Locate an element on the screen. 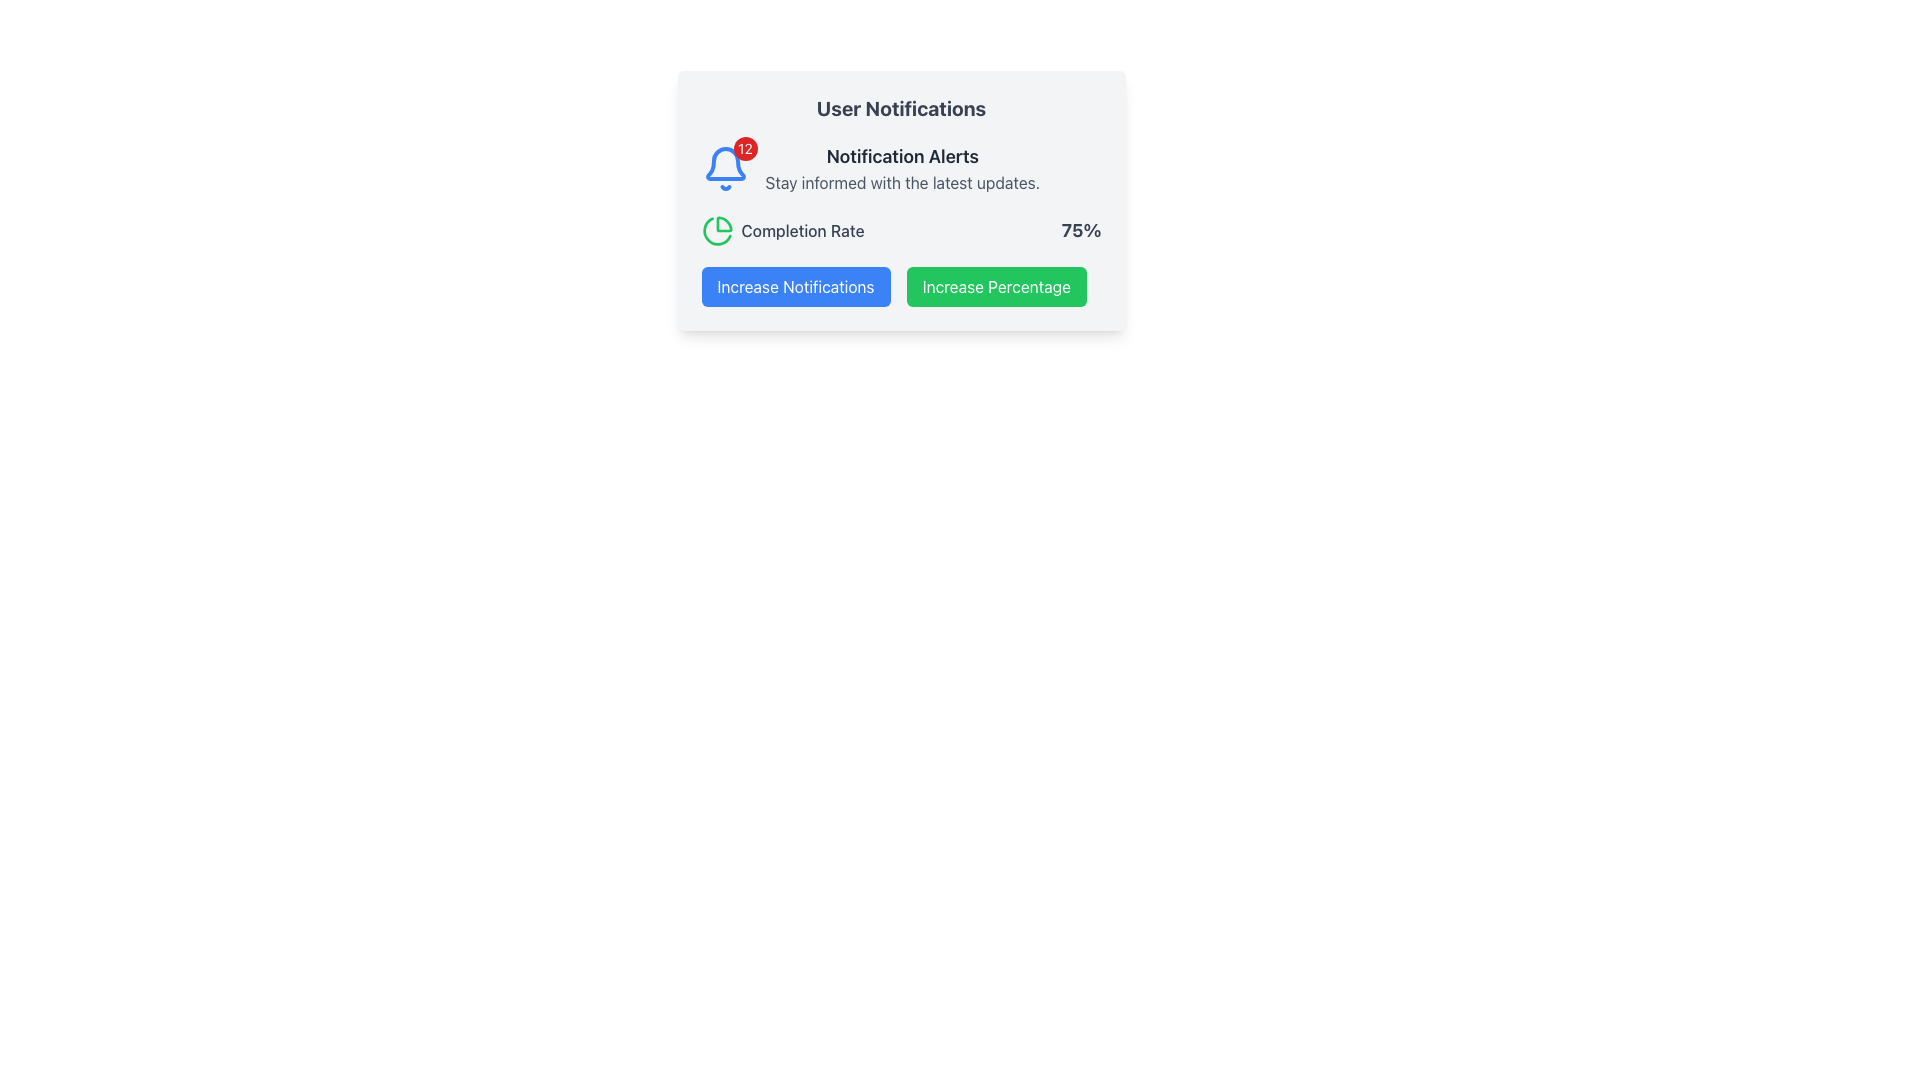 The height and width of the screenshot is (1080, 1920). the red circular Notification Badge displaying the number '12' is located at coordinates (744, 148).